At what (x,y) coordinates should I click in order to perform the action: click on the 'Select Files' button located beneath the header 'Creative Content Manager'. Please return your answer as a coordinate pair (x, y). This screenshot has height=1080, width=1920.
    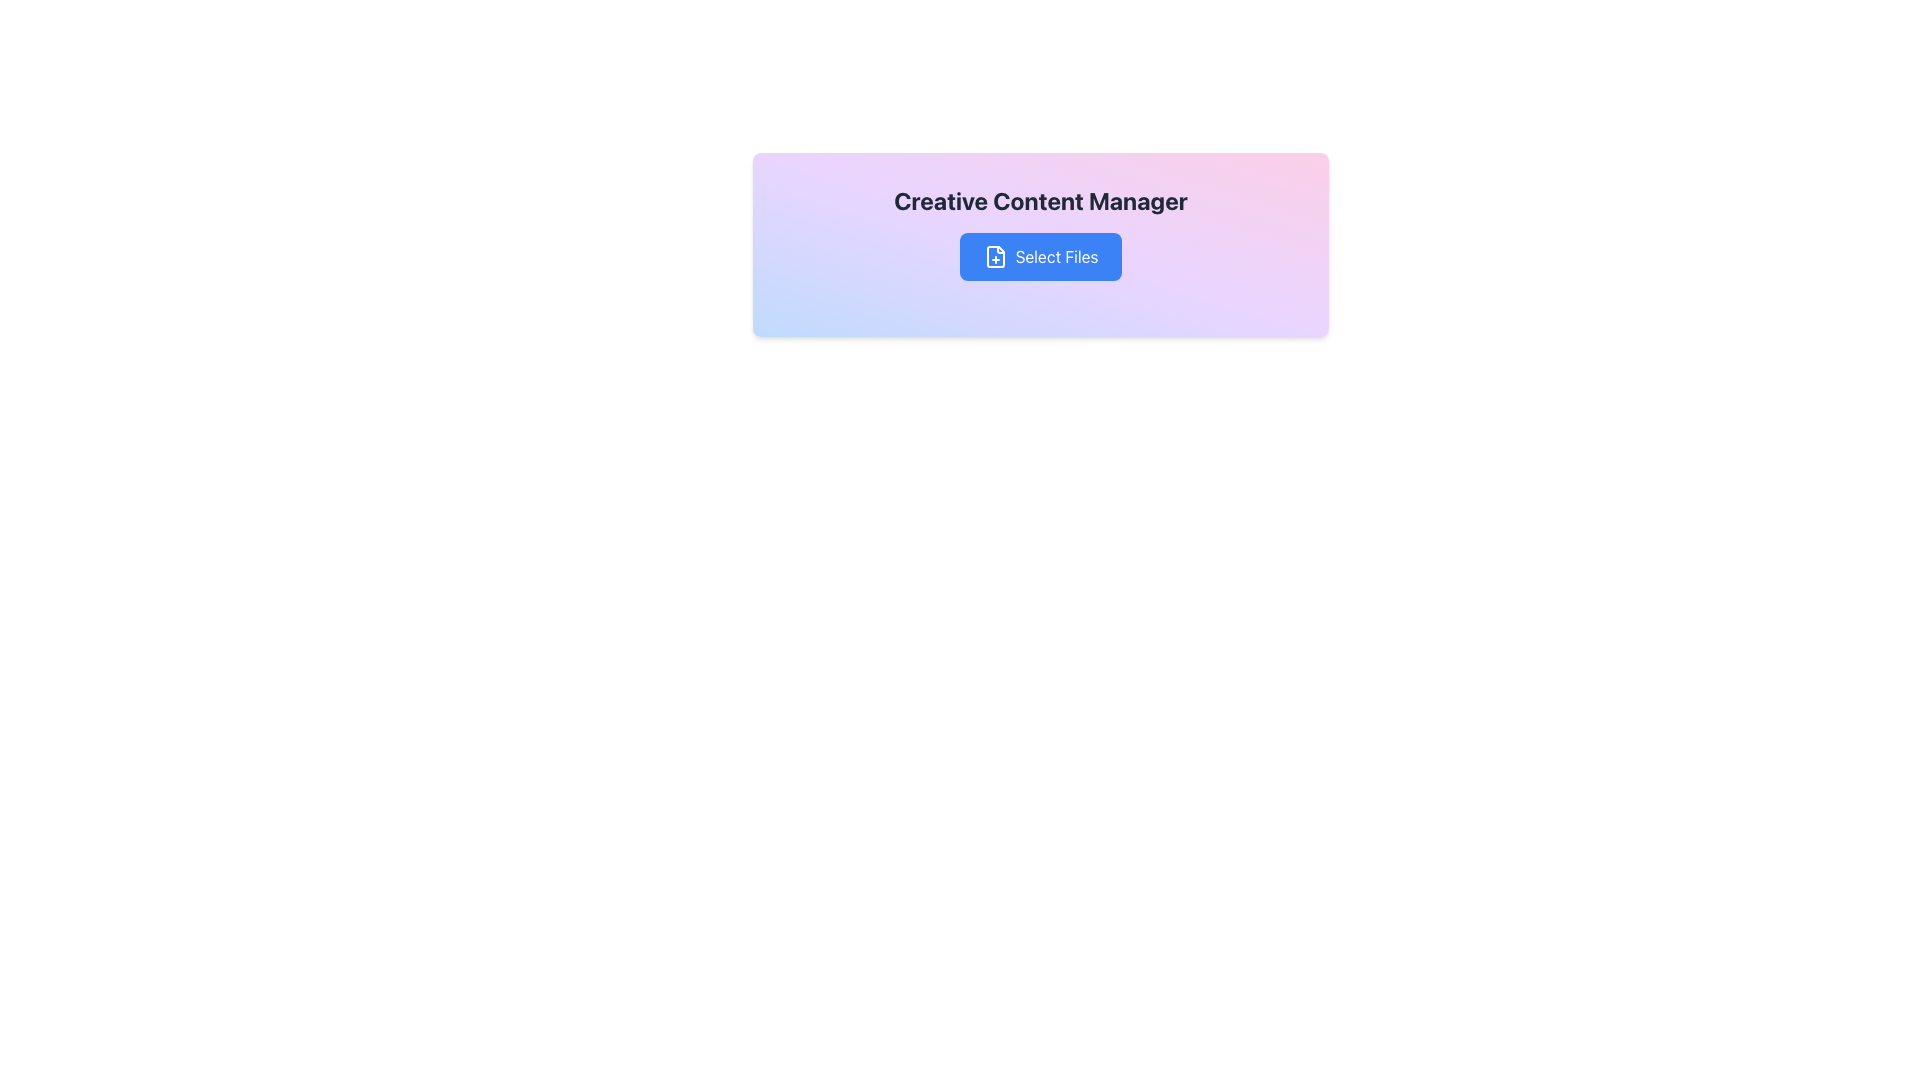
    Looking at the image, I should click on (1040, 231).